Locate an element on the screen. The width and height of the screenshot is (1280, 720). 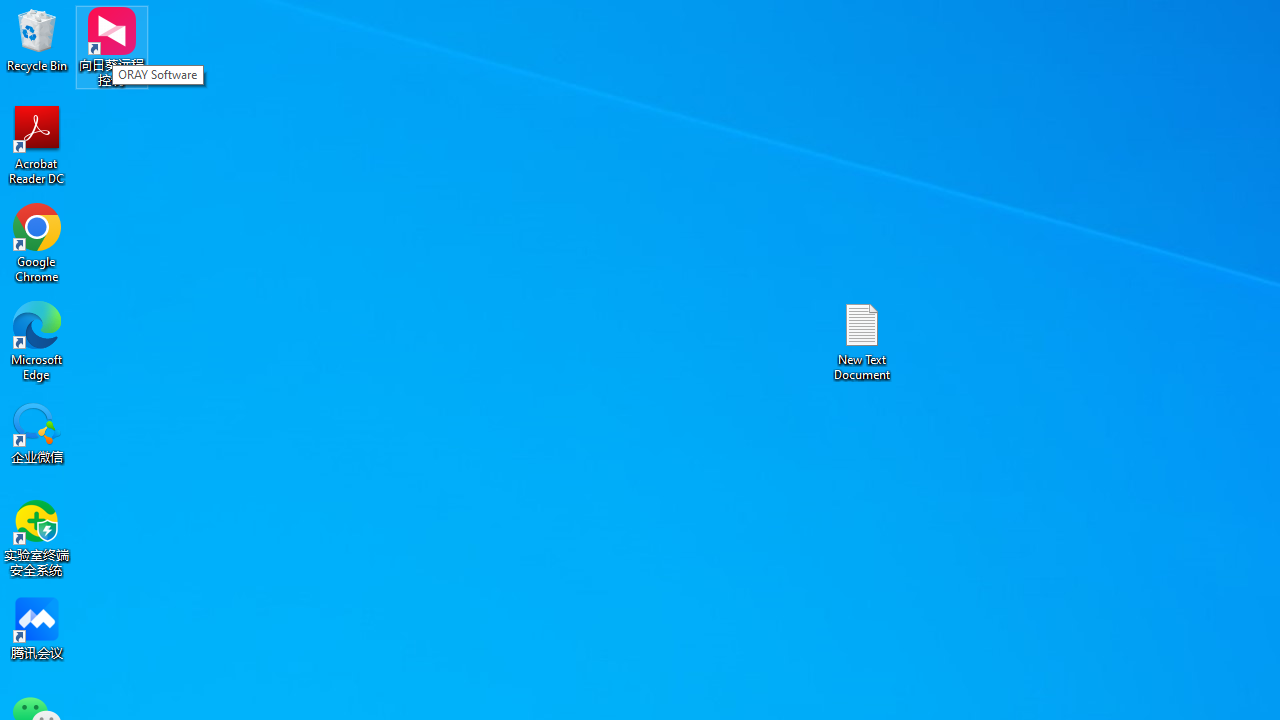
'Microsoft Edge' is located at coordinates (37, 340).